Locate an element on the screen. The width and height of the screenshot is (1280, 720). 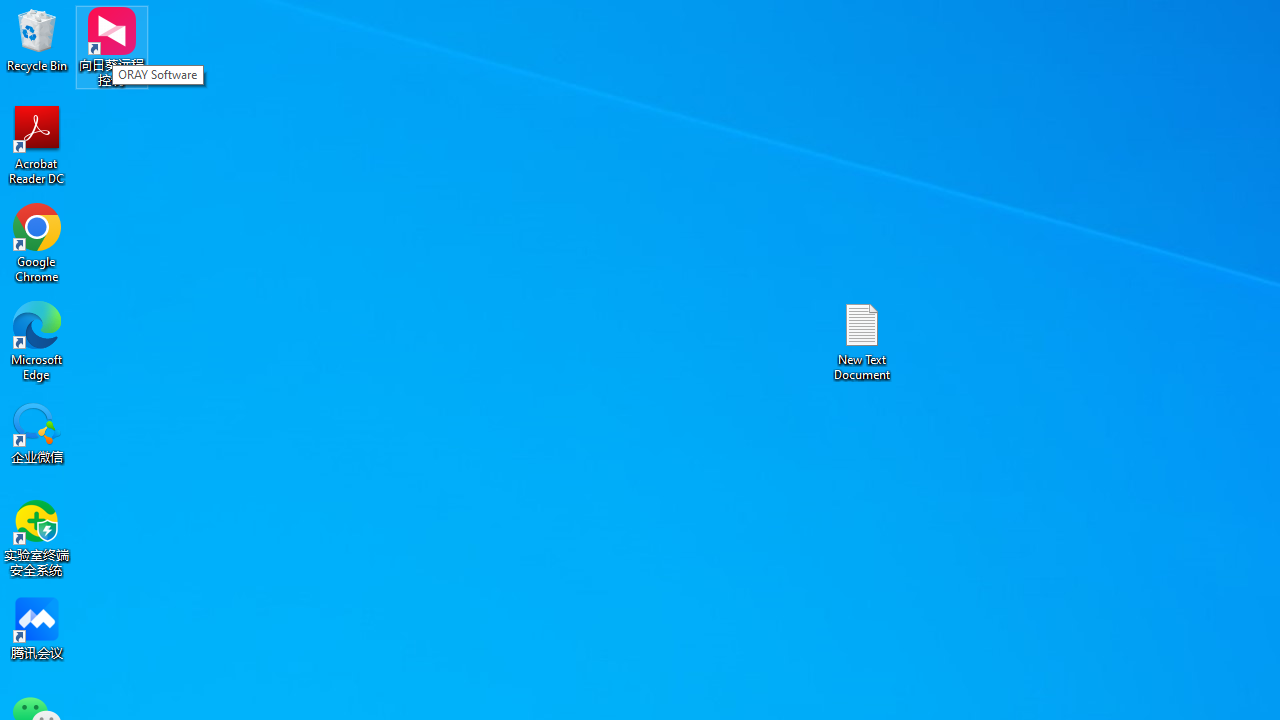
'Microsoft Edge' is located at coordinates (37, 340).